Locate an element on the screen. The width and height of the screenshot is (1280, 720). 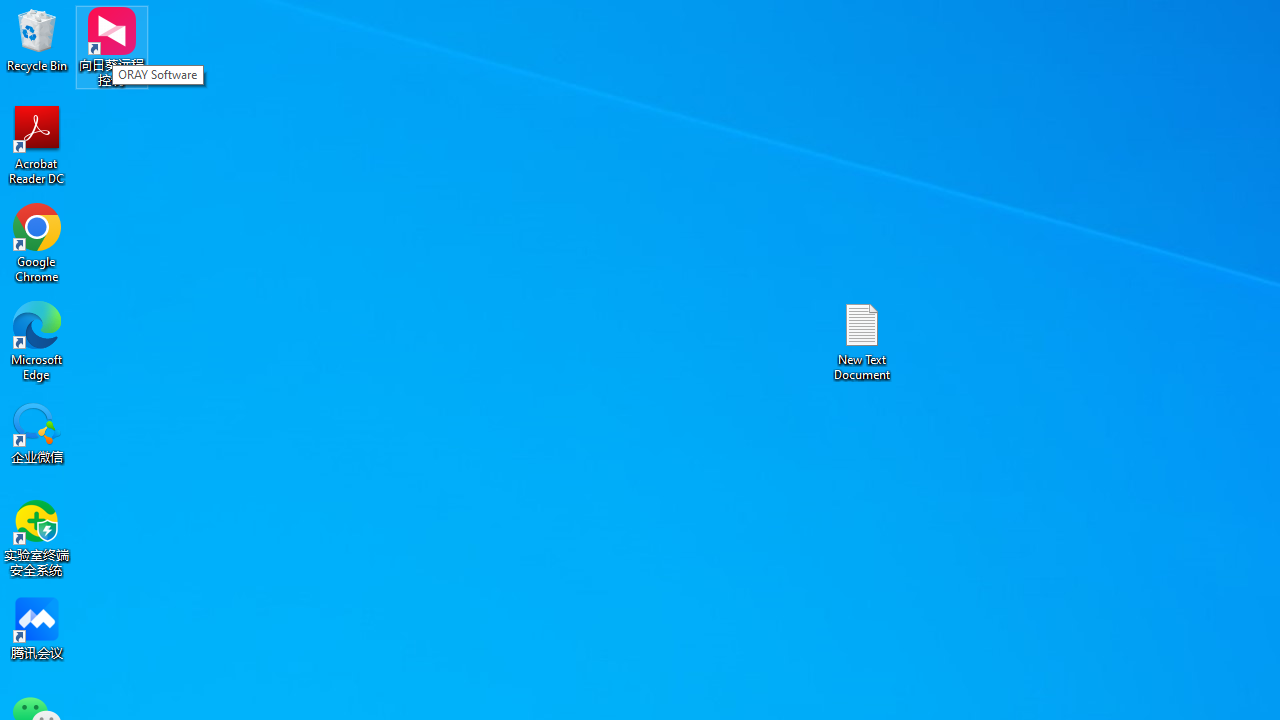
'Microsoft Edge' is located at coordinates (37, 340).